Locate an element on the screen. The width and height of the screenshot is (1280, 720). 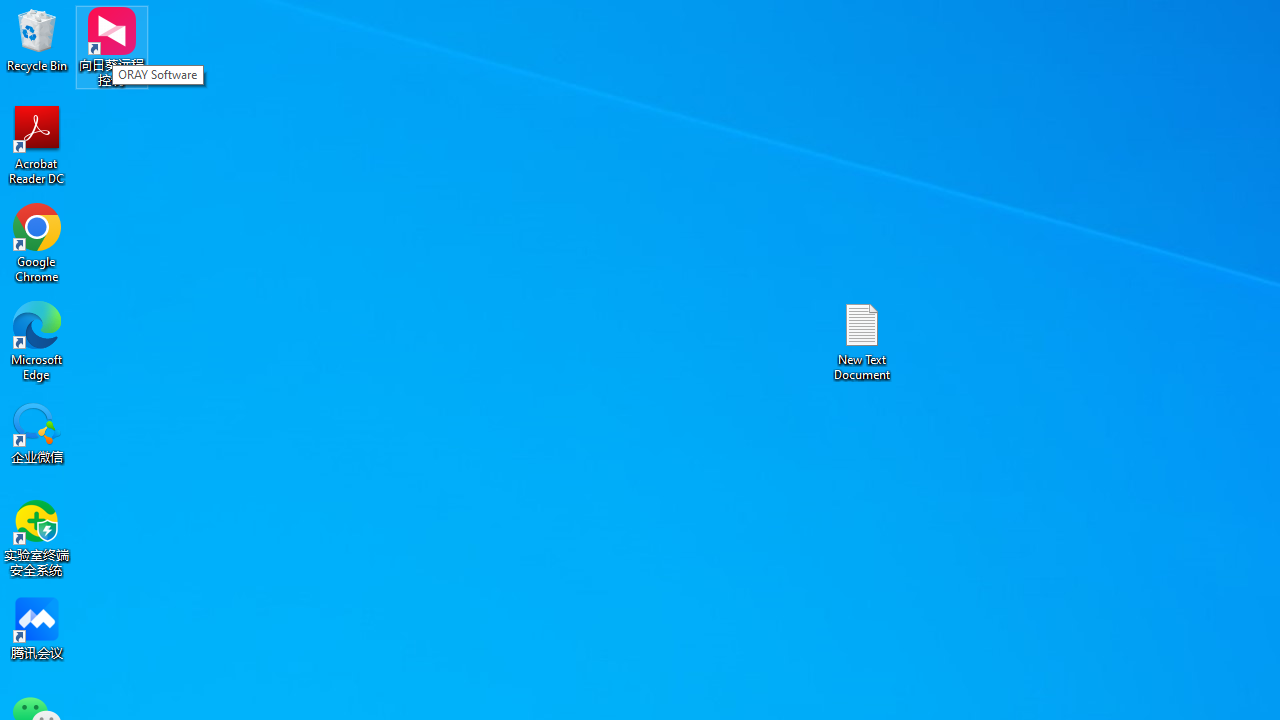
'Microsoft Edge' is located at coordinates (37, 340).